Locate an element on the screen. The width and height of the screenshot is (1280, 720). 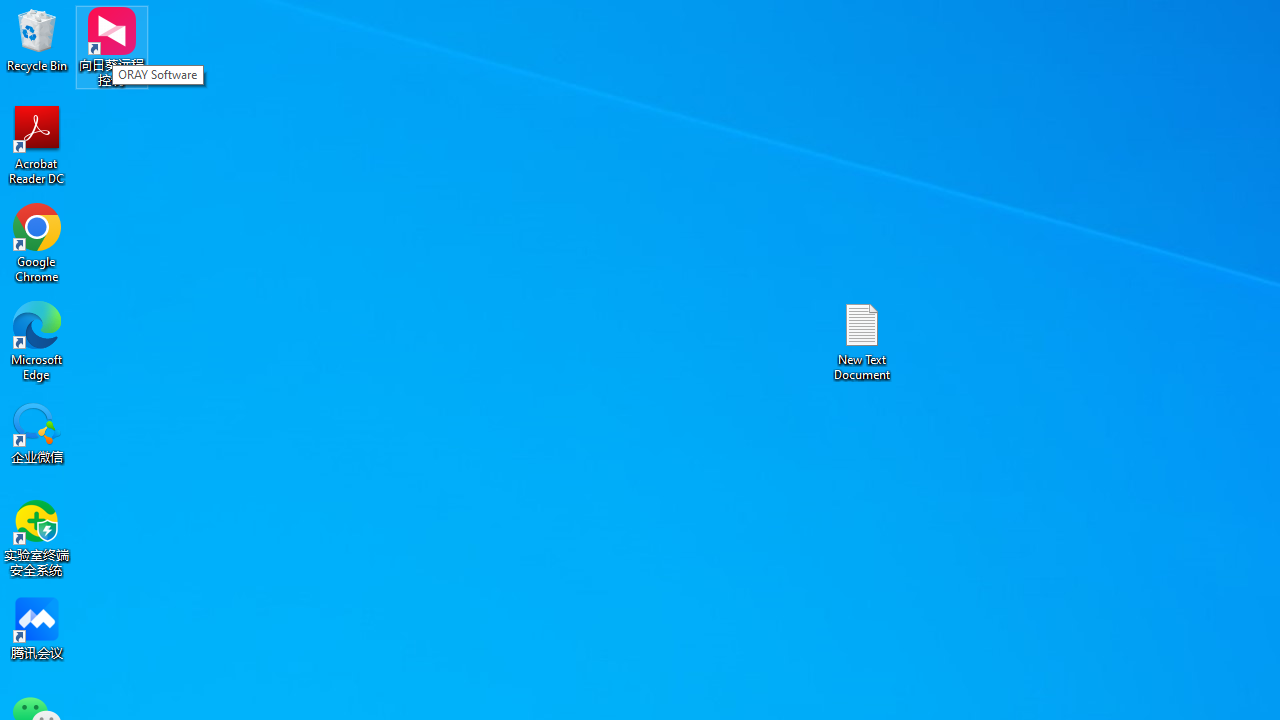
'Microsoft Edge' is located at coordinates (37, 340).